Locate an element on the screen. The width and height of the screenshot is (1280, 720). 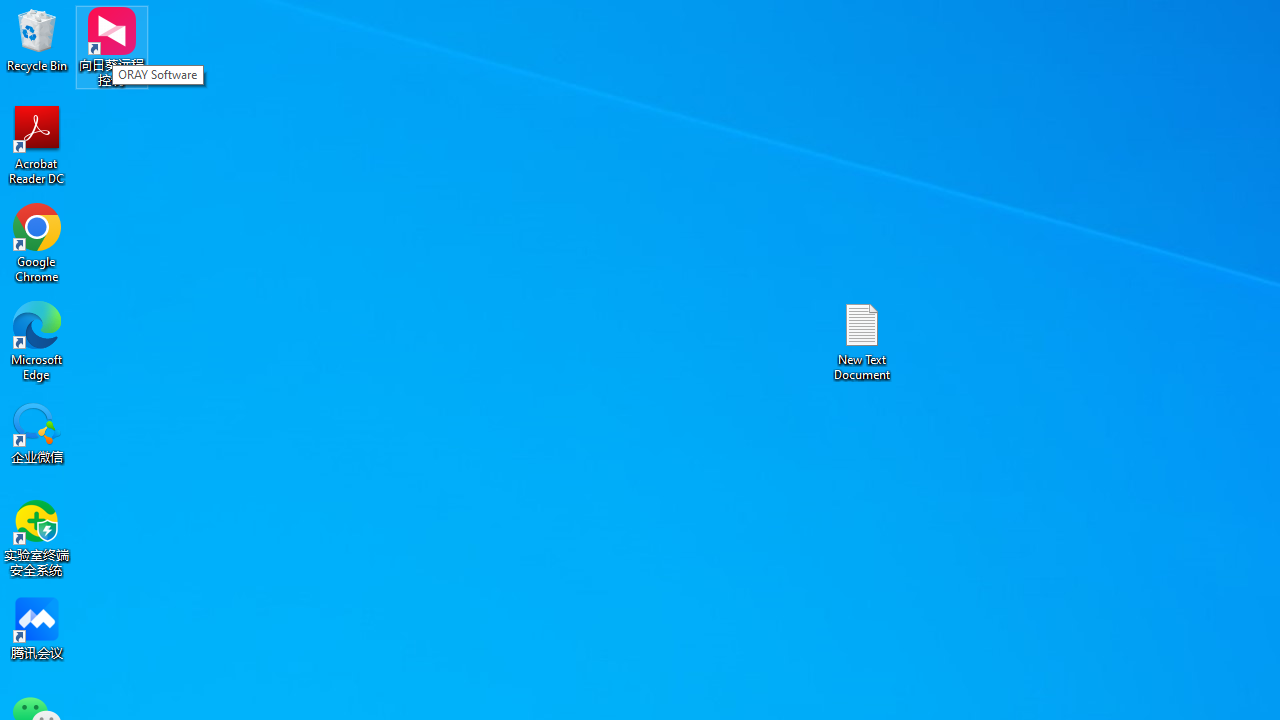
'Microsoft Edge' is located at coordinates (37, 340).